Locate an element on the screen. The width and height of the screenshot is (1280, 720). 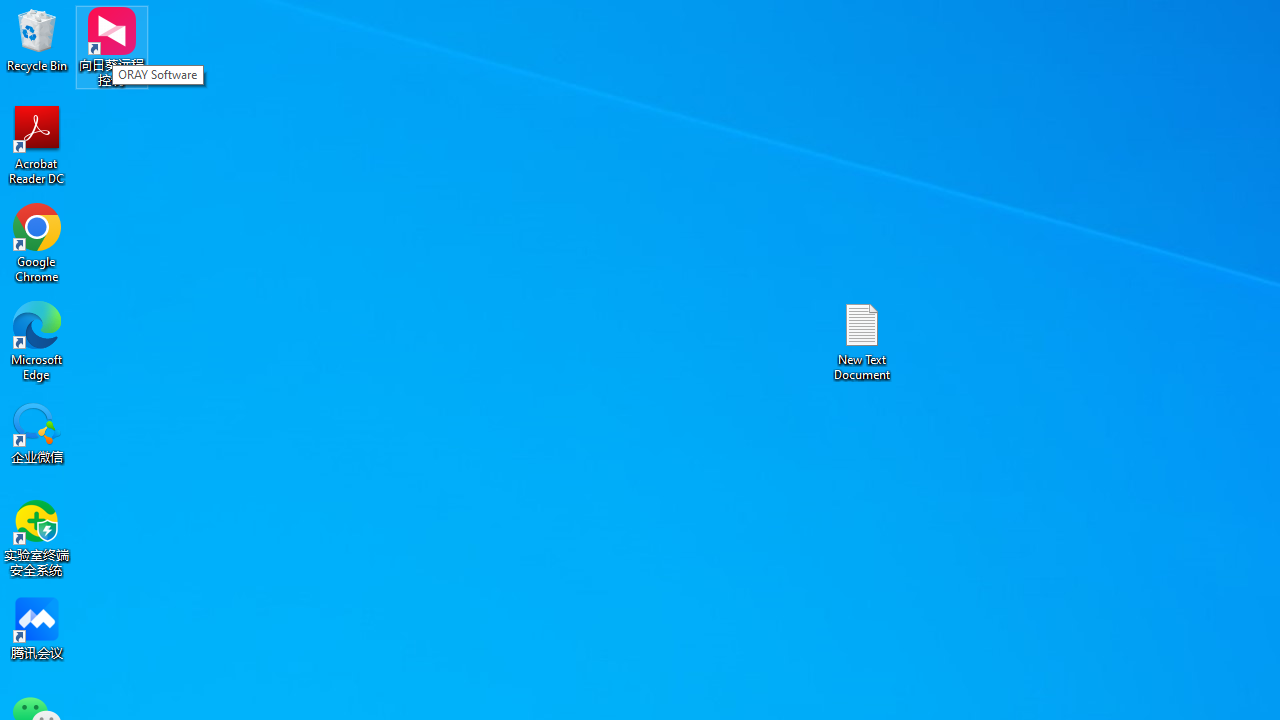
'Microsoft Edge' is located at coordinates (37, 340).